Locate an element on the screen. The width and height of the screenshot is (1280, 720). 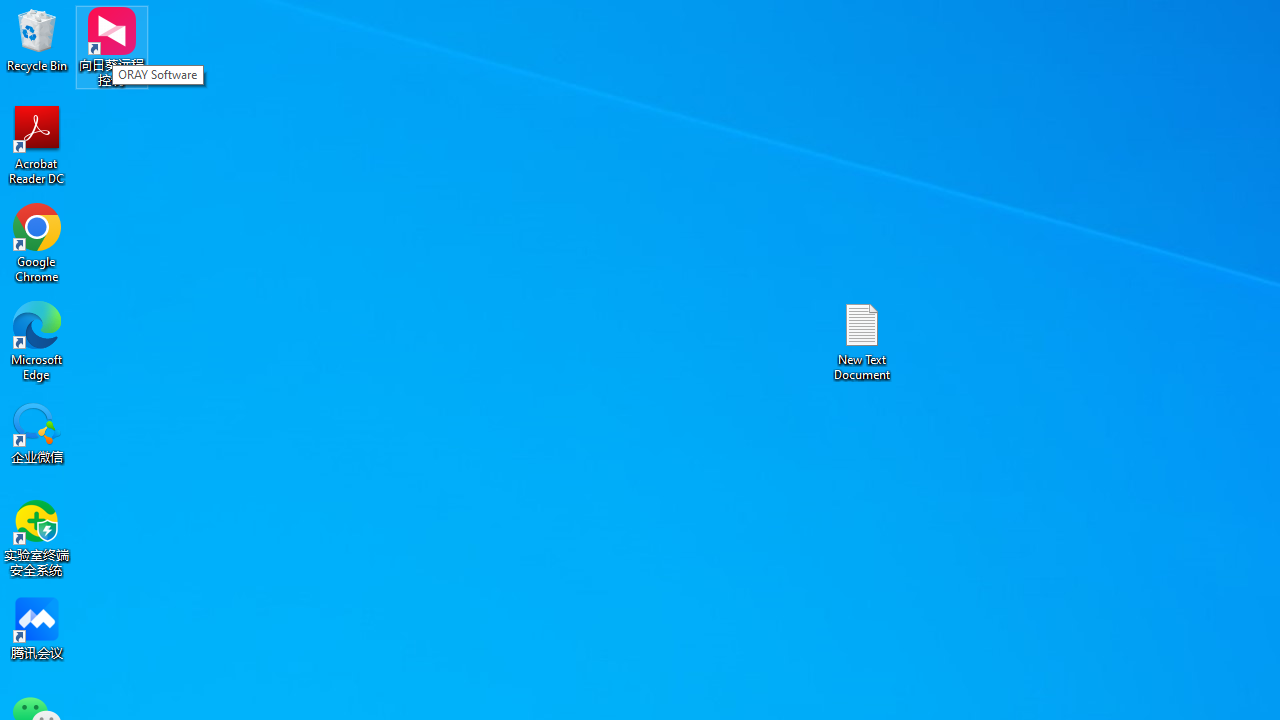
'Microsoft Edge' is located at coordinates (37, 340).